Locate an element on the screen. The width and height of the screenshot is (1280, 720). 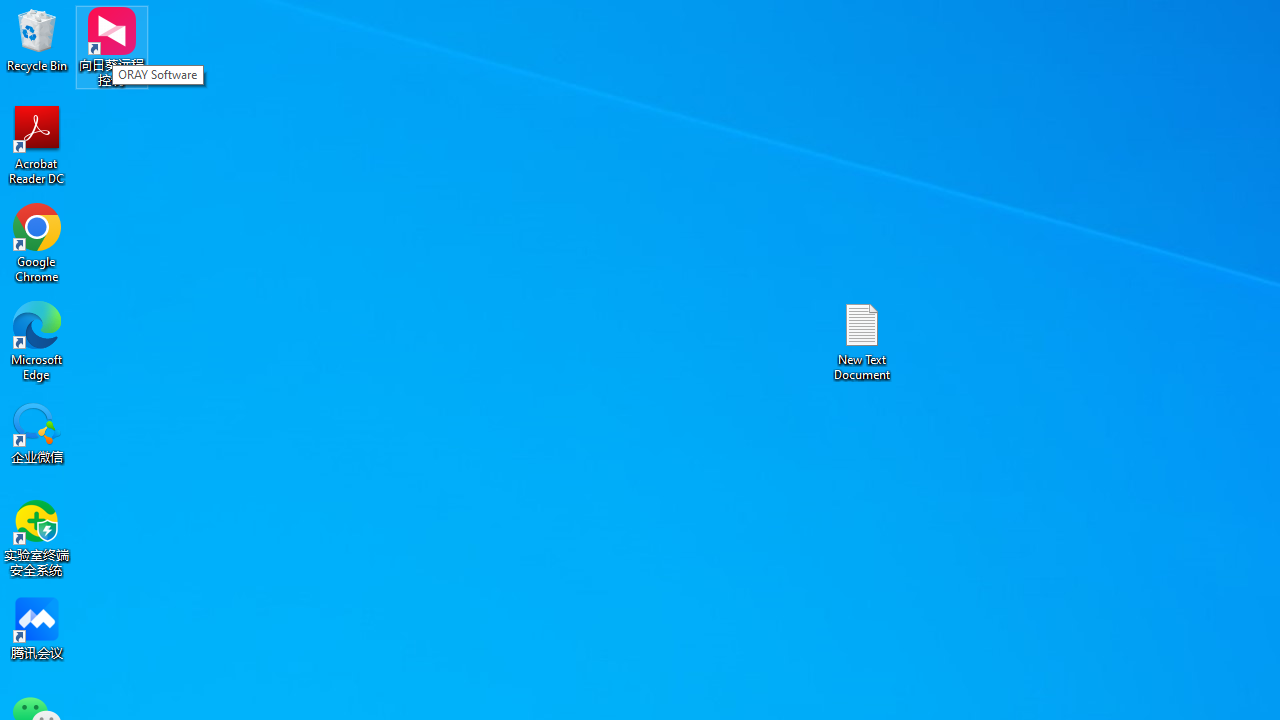
'Microsoft Edge' is located at coordinates (37, 340).